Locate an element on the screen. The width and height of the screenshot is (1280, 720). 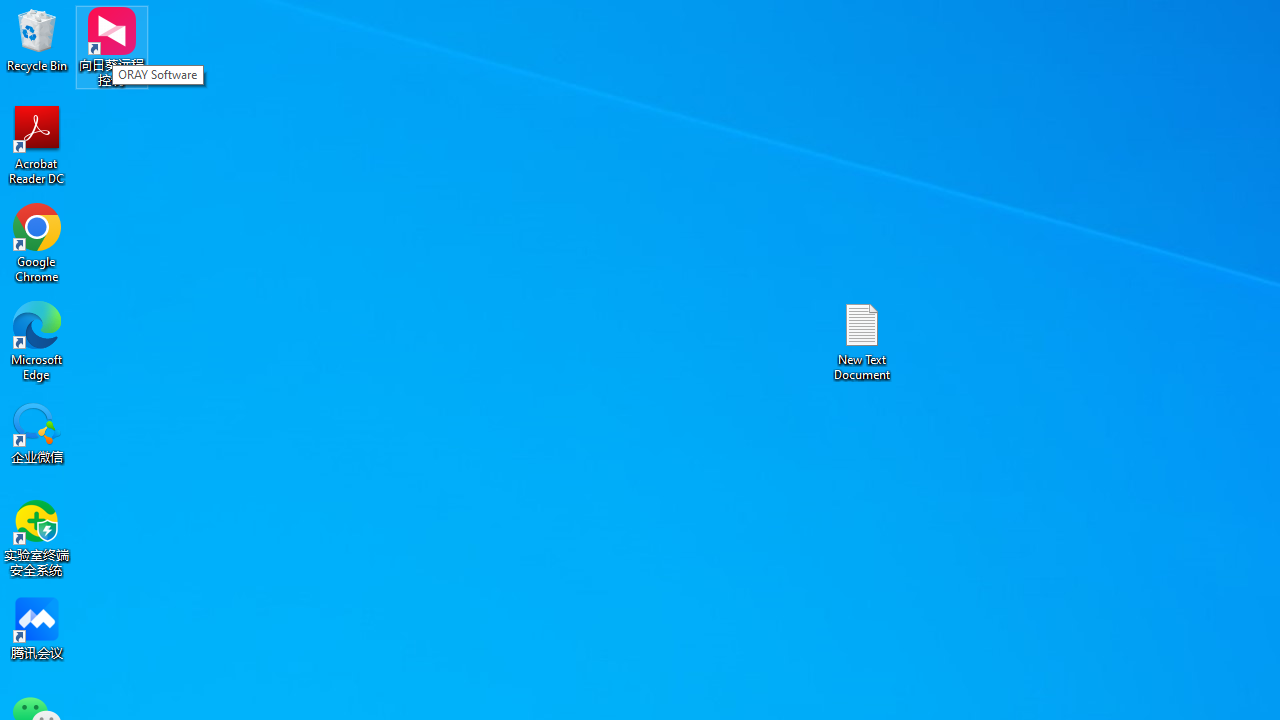
'Microsoft Edge' is located at coordinates (37, 340).